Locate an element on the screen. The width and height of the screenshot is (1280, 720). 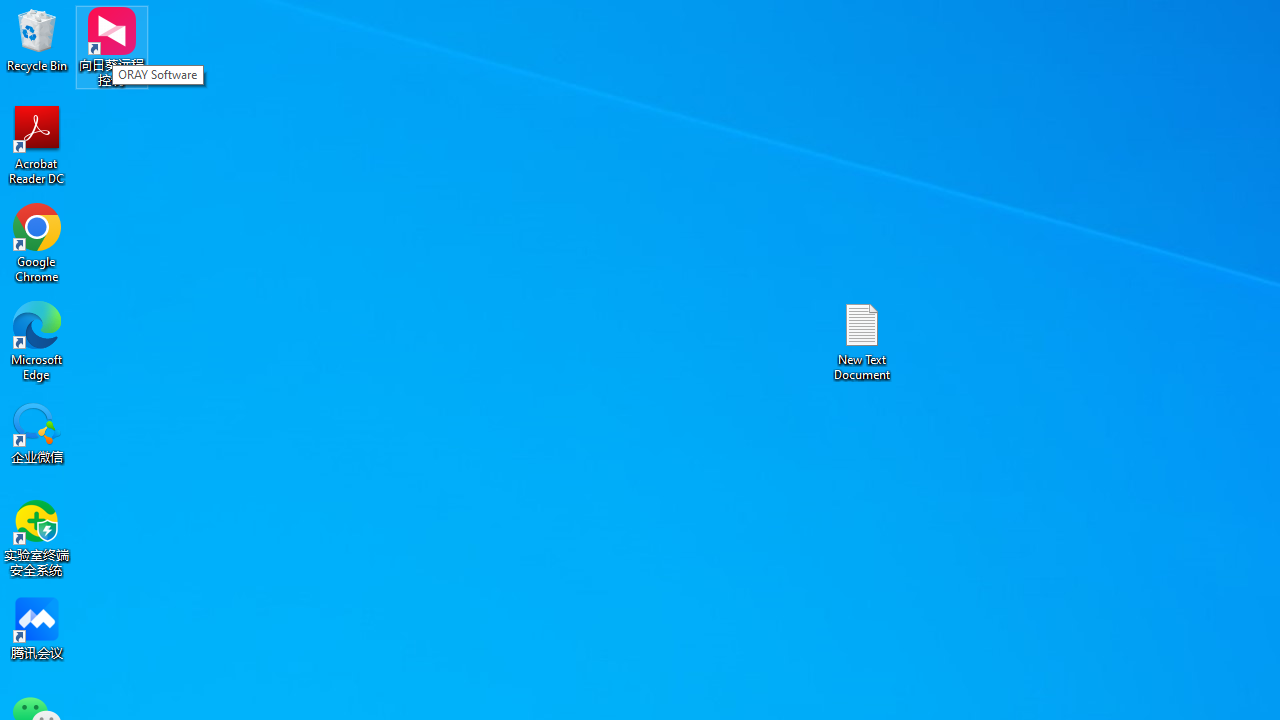
'Microsoft Edge' is located at coordinates (37, 340).